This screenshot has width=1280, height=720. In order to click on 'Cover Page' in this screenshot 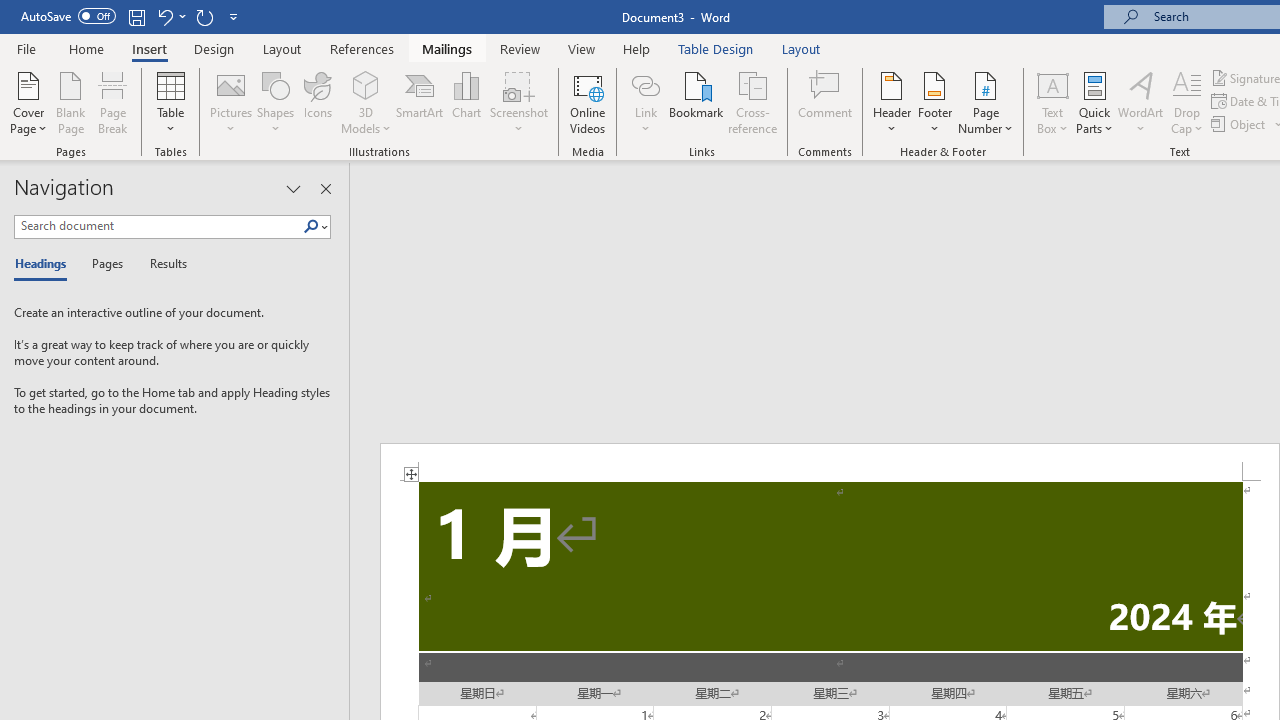, I will do `click(28, 103)`.